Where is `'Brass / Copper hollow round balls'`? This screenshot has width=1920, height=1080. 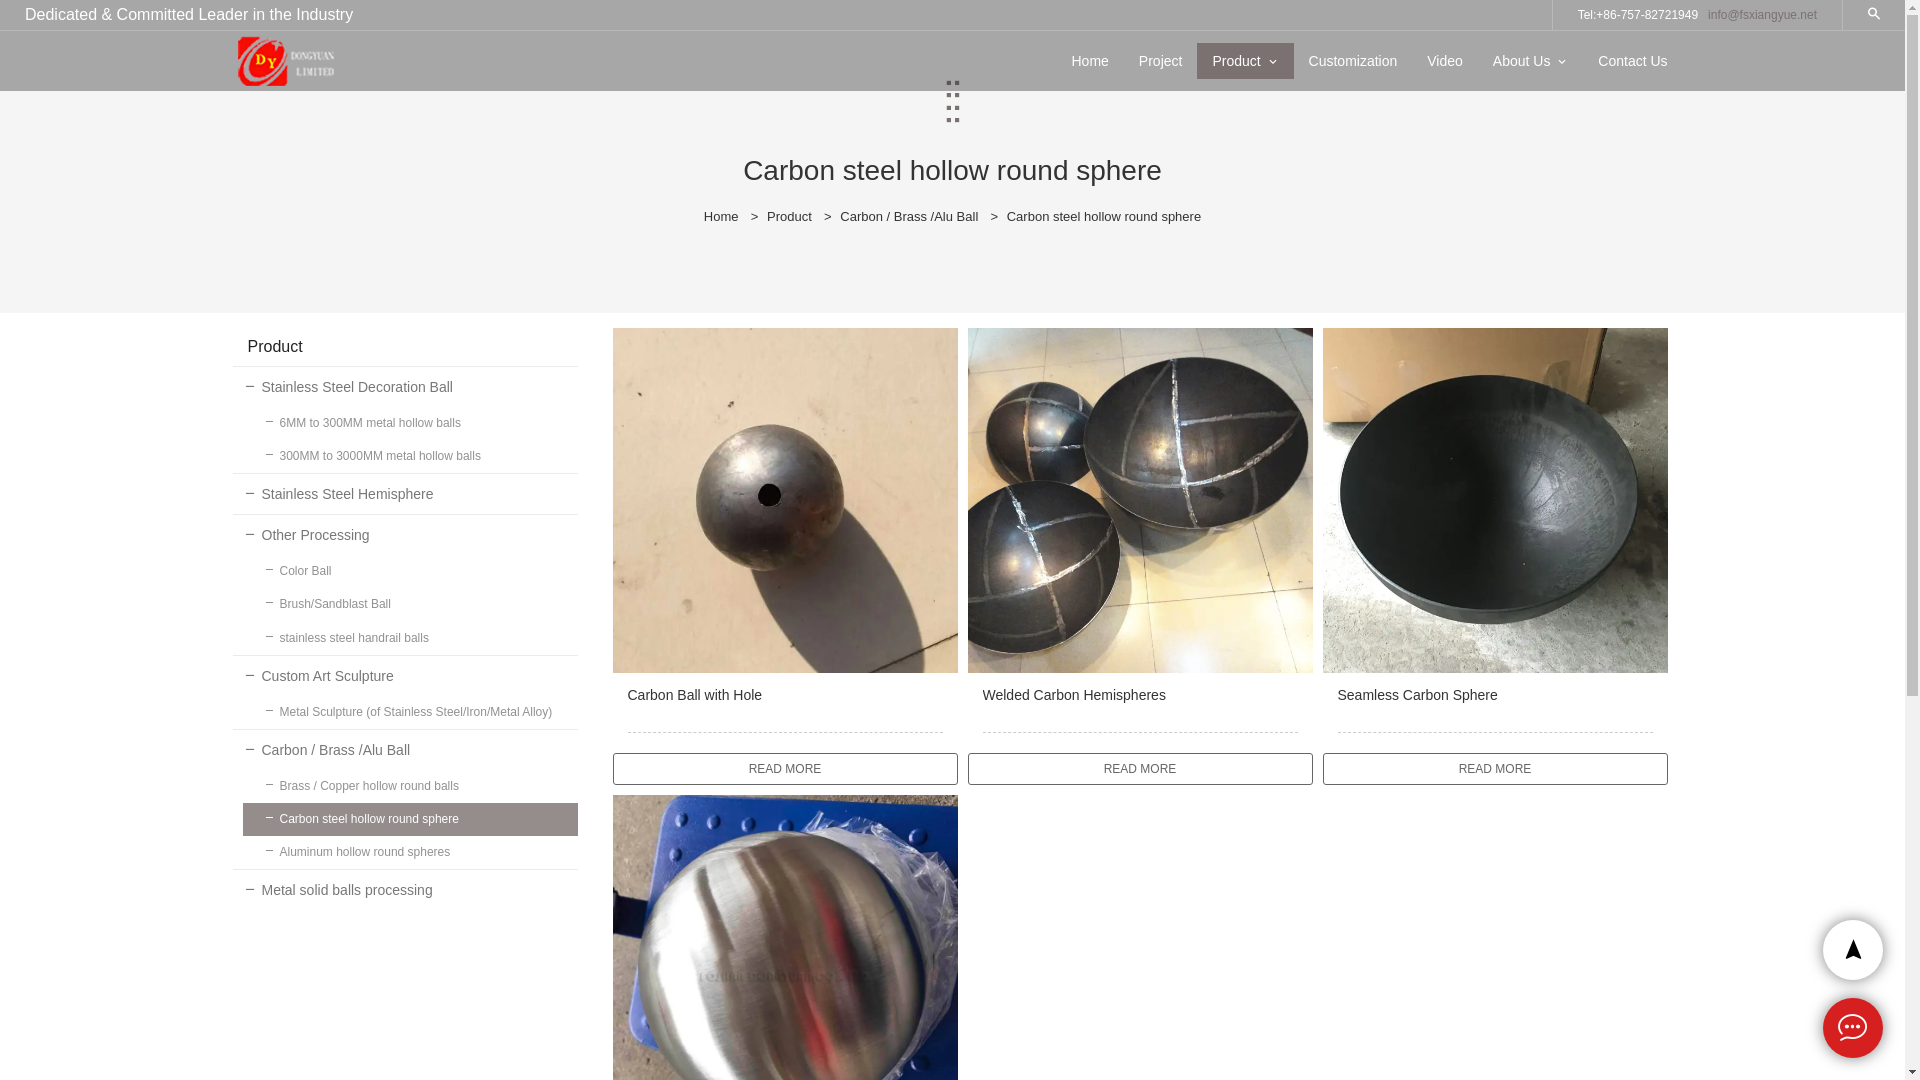 'Brass / Copper hollow round balls' is located at coordinates (408, 785).